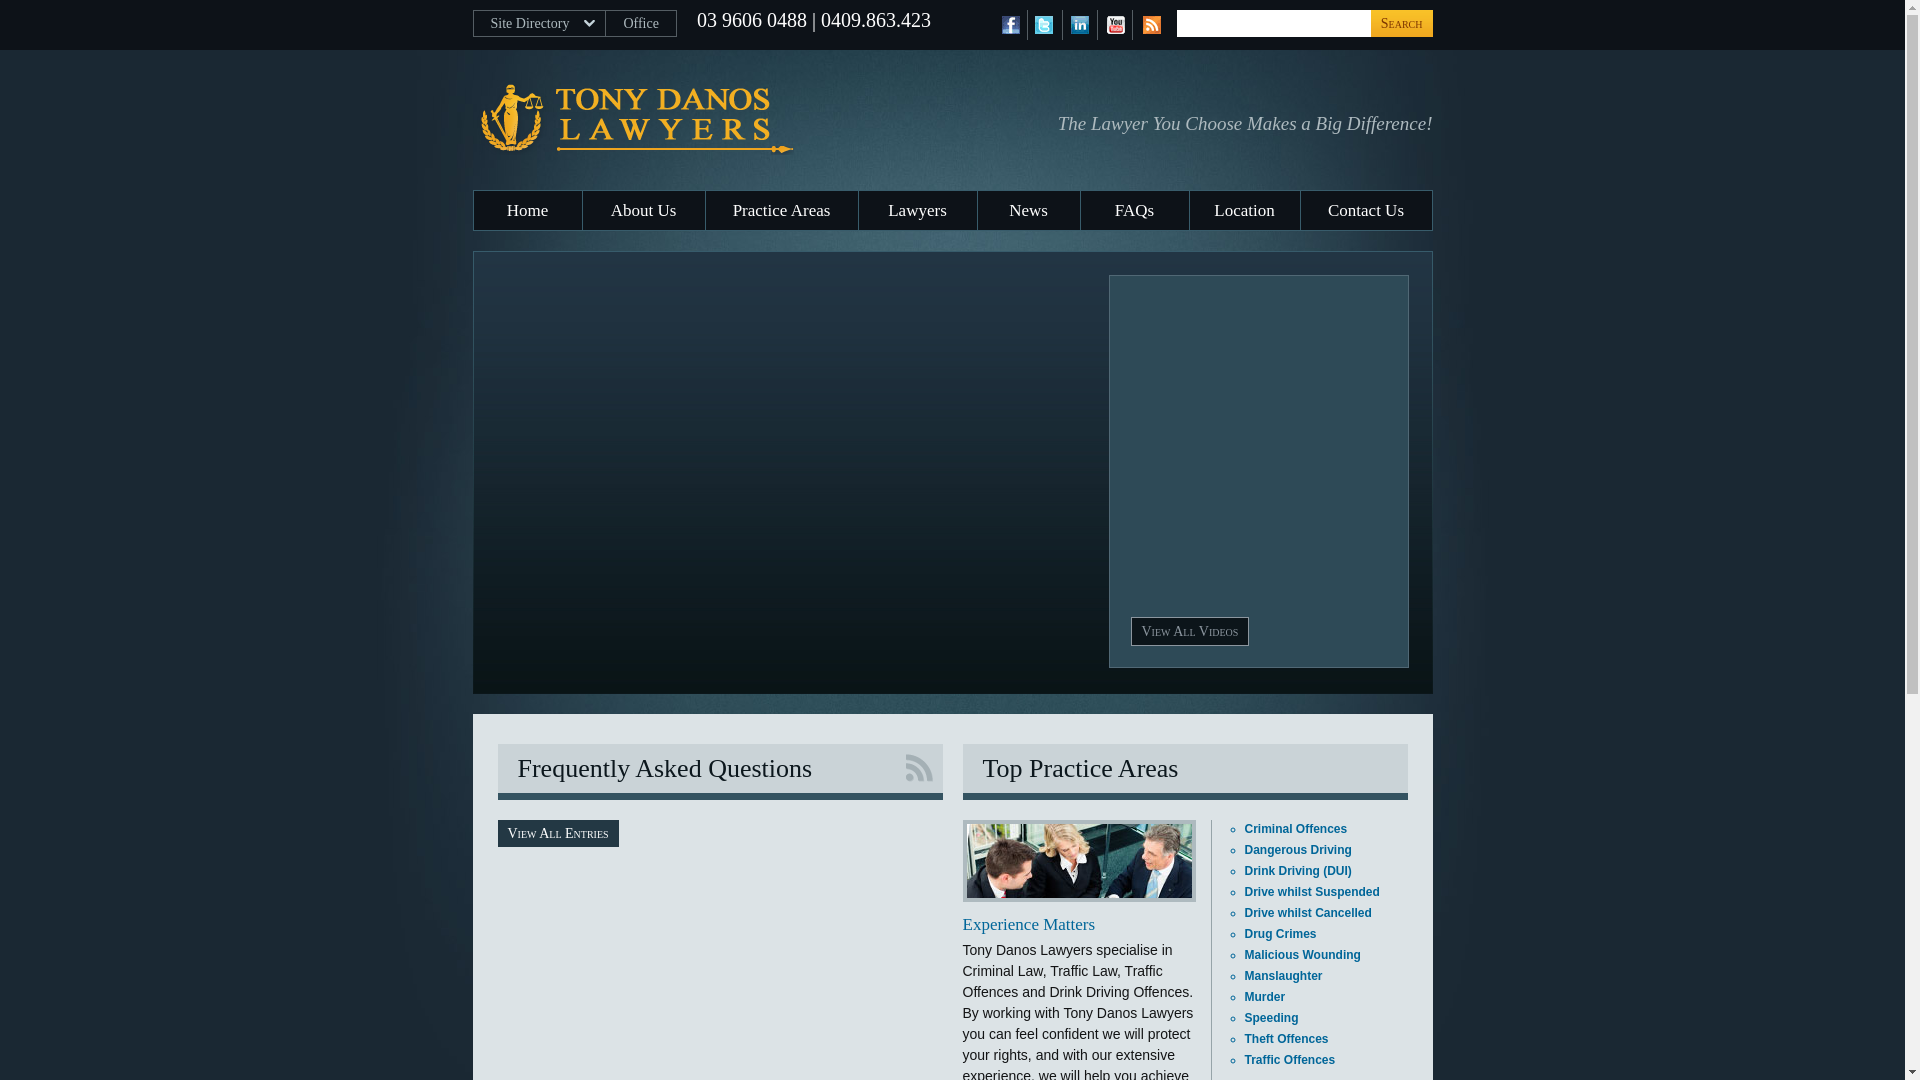 This screenshot has height=1080, width=1920. Describe the element at coordinates (1009, 24) in the screenshot. I see `'Facebook'` at that location.